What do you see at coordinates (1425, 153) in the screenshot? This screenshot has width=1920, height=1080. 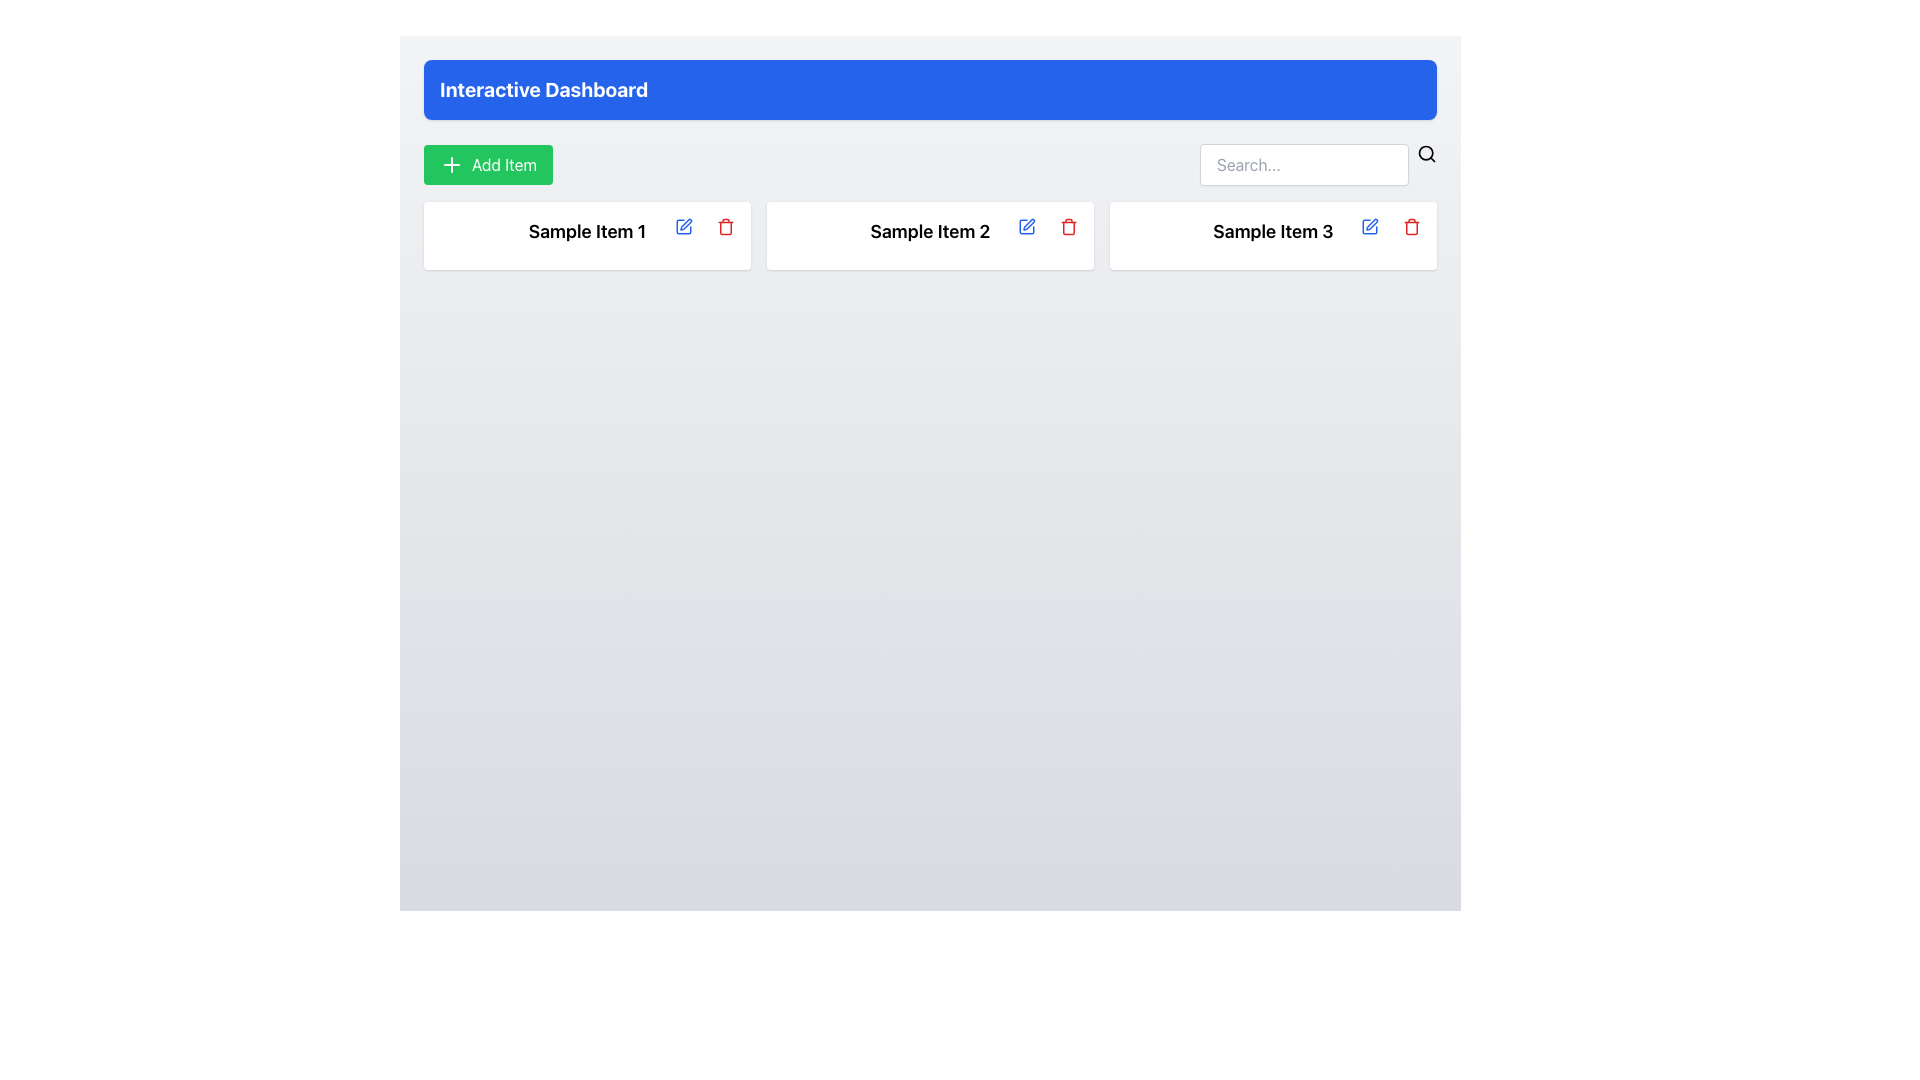 I see `the magnifying glass icon located to the right of the 'Search...' input field for interaction feedback` at bounding box center [1425, 153].